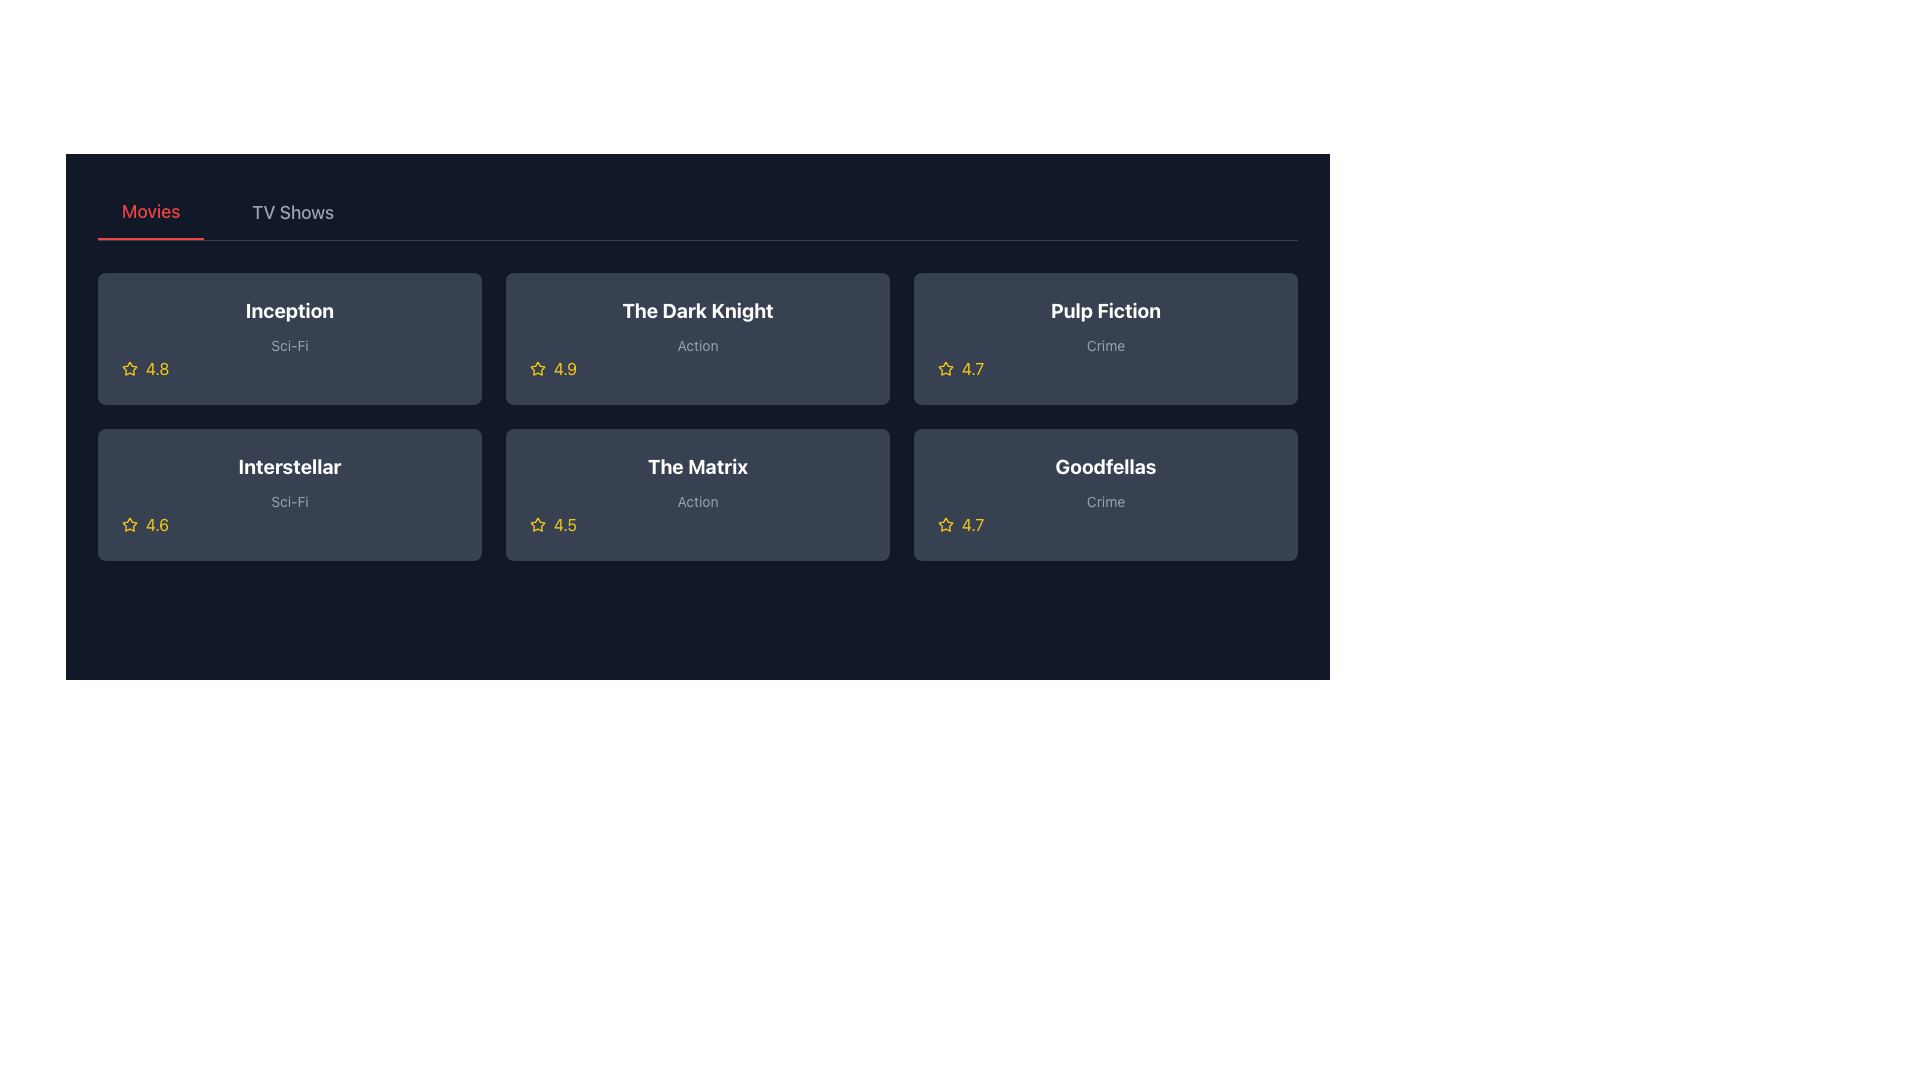 The image size is (1920, 1080). What do you see at coordinates (1104, 369) in the screenshot?
I see `the card displaying the movie 'Pulp Fiction', located in the third card of the top row, under the title and genre` at bounding box center [1104, 369].